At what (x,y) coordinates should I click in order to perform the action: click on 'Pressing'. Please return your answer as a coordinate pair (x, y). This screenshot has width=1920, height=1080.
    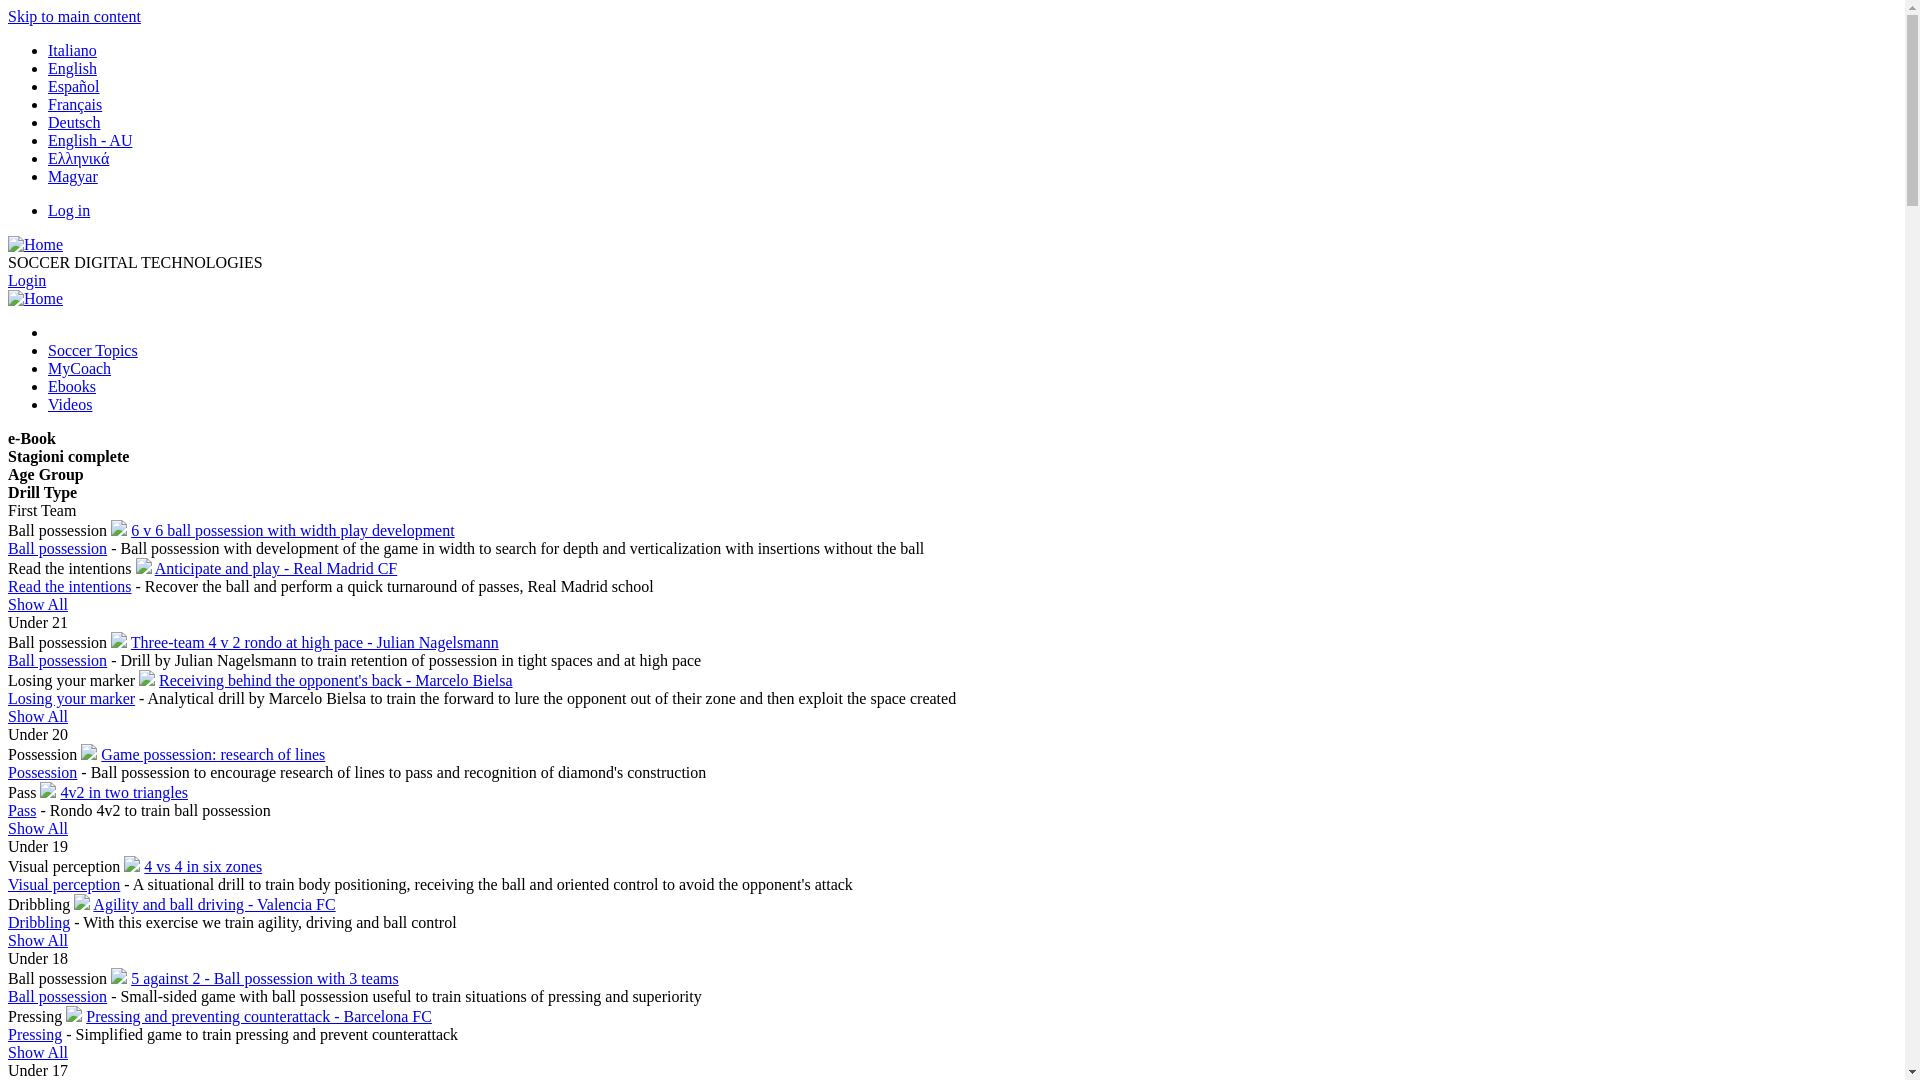
    Looking at the image, I should click on (8, 1034).